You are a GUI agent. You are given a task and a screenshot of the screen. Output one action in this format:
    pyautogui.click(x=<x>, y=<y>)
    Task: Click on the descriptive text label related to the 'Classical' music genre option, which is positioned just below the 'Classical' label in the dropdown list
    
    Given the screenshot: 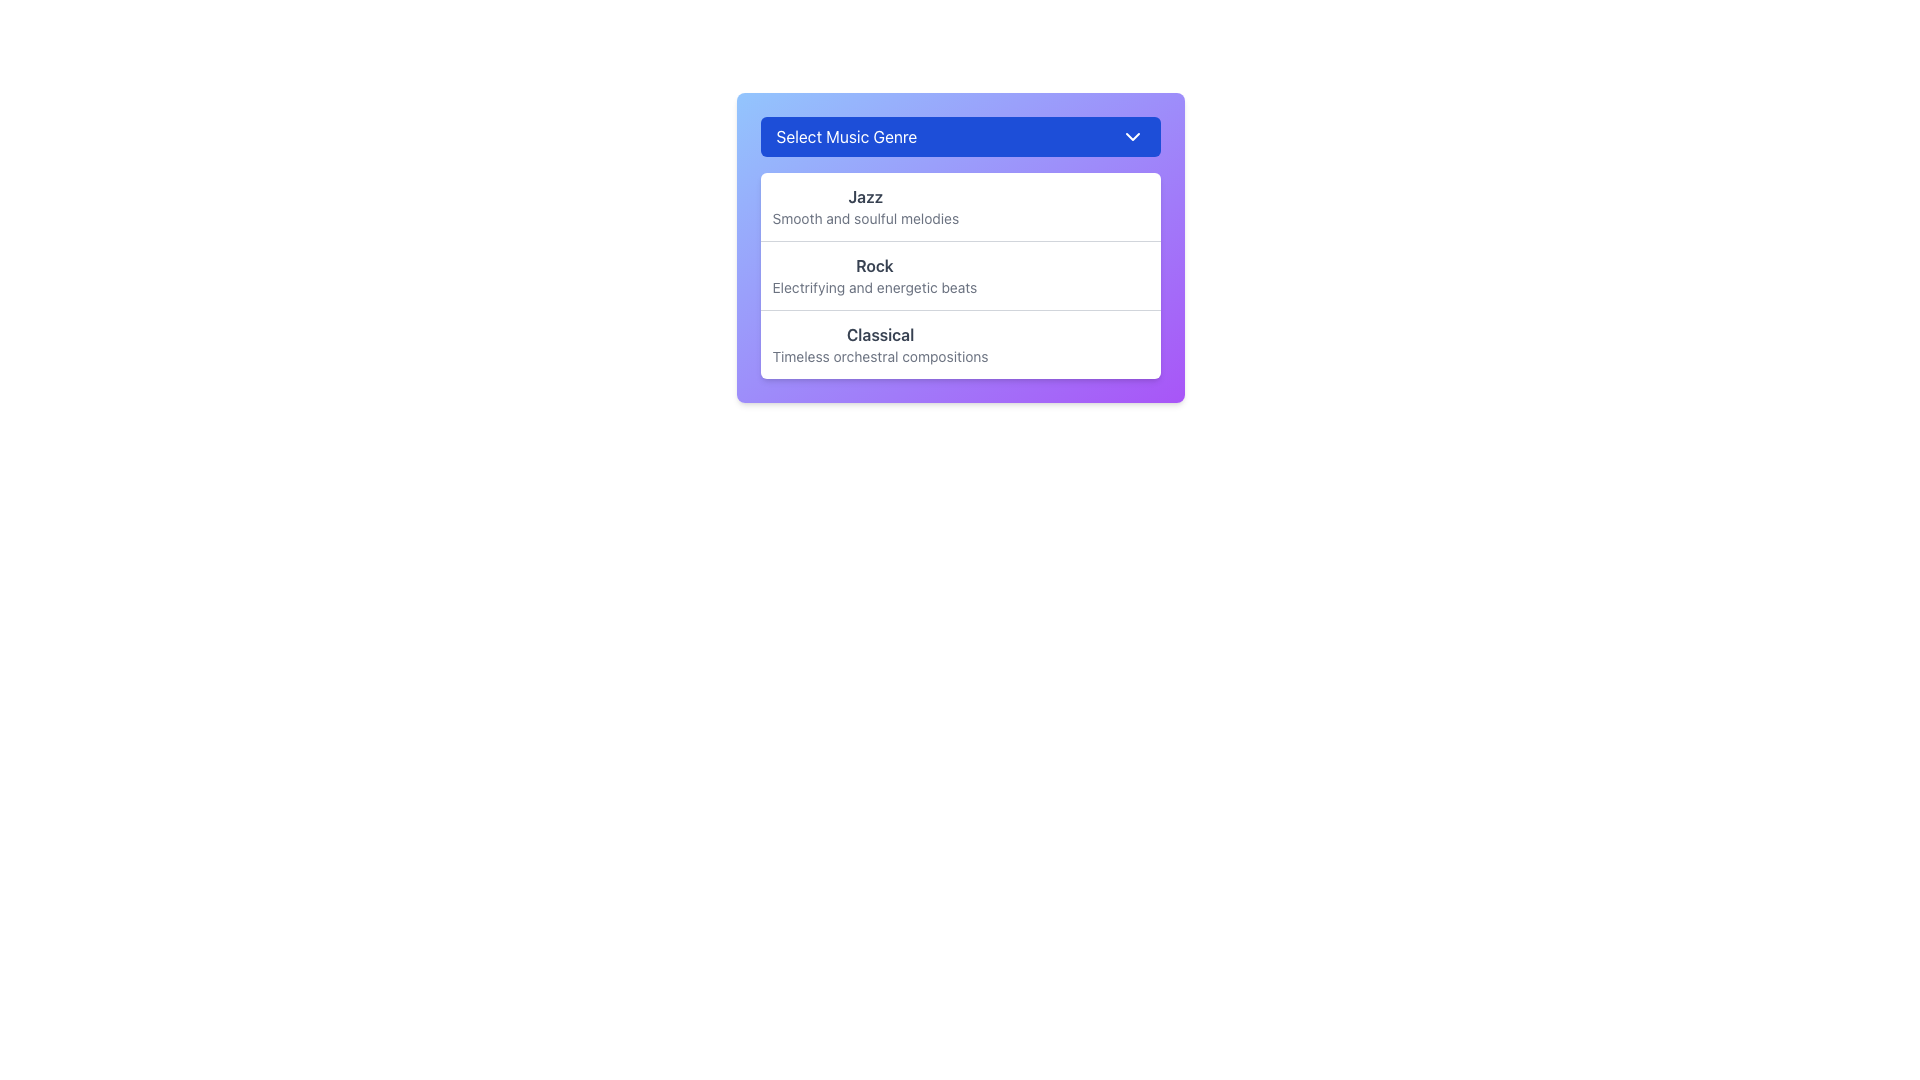 What is the action you would take?
    pyautogui.click(x=880, y=356)
    